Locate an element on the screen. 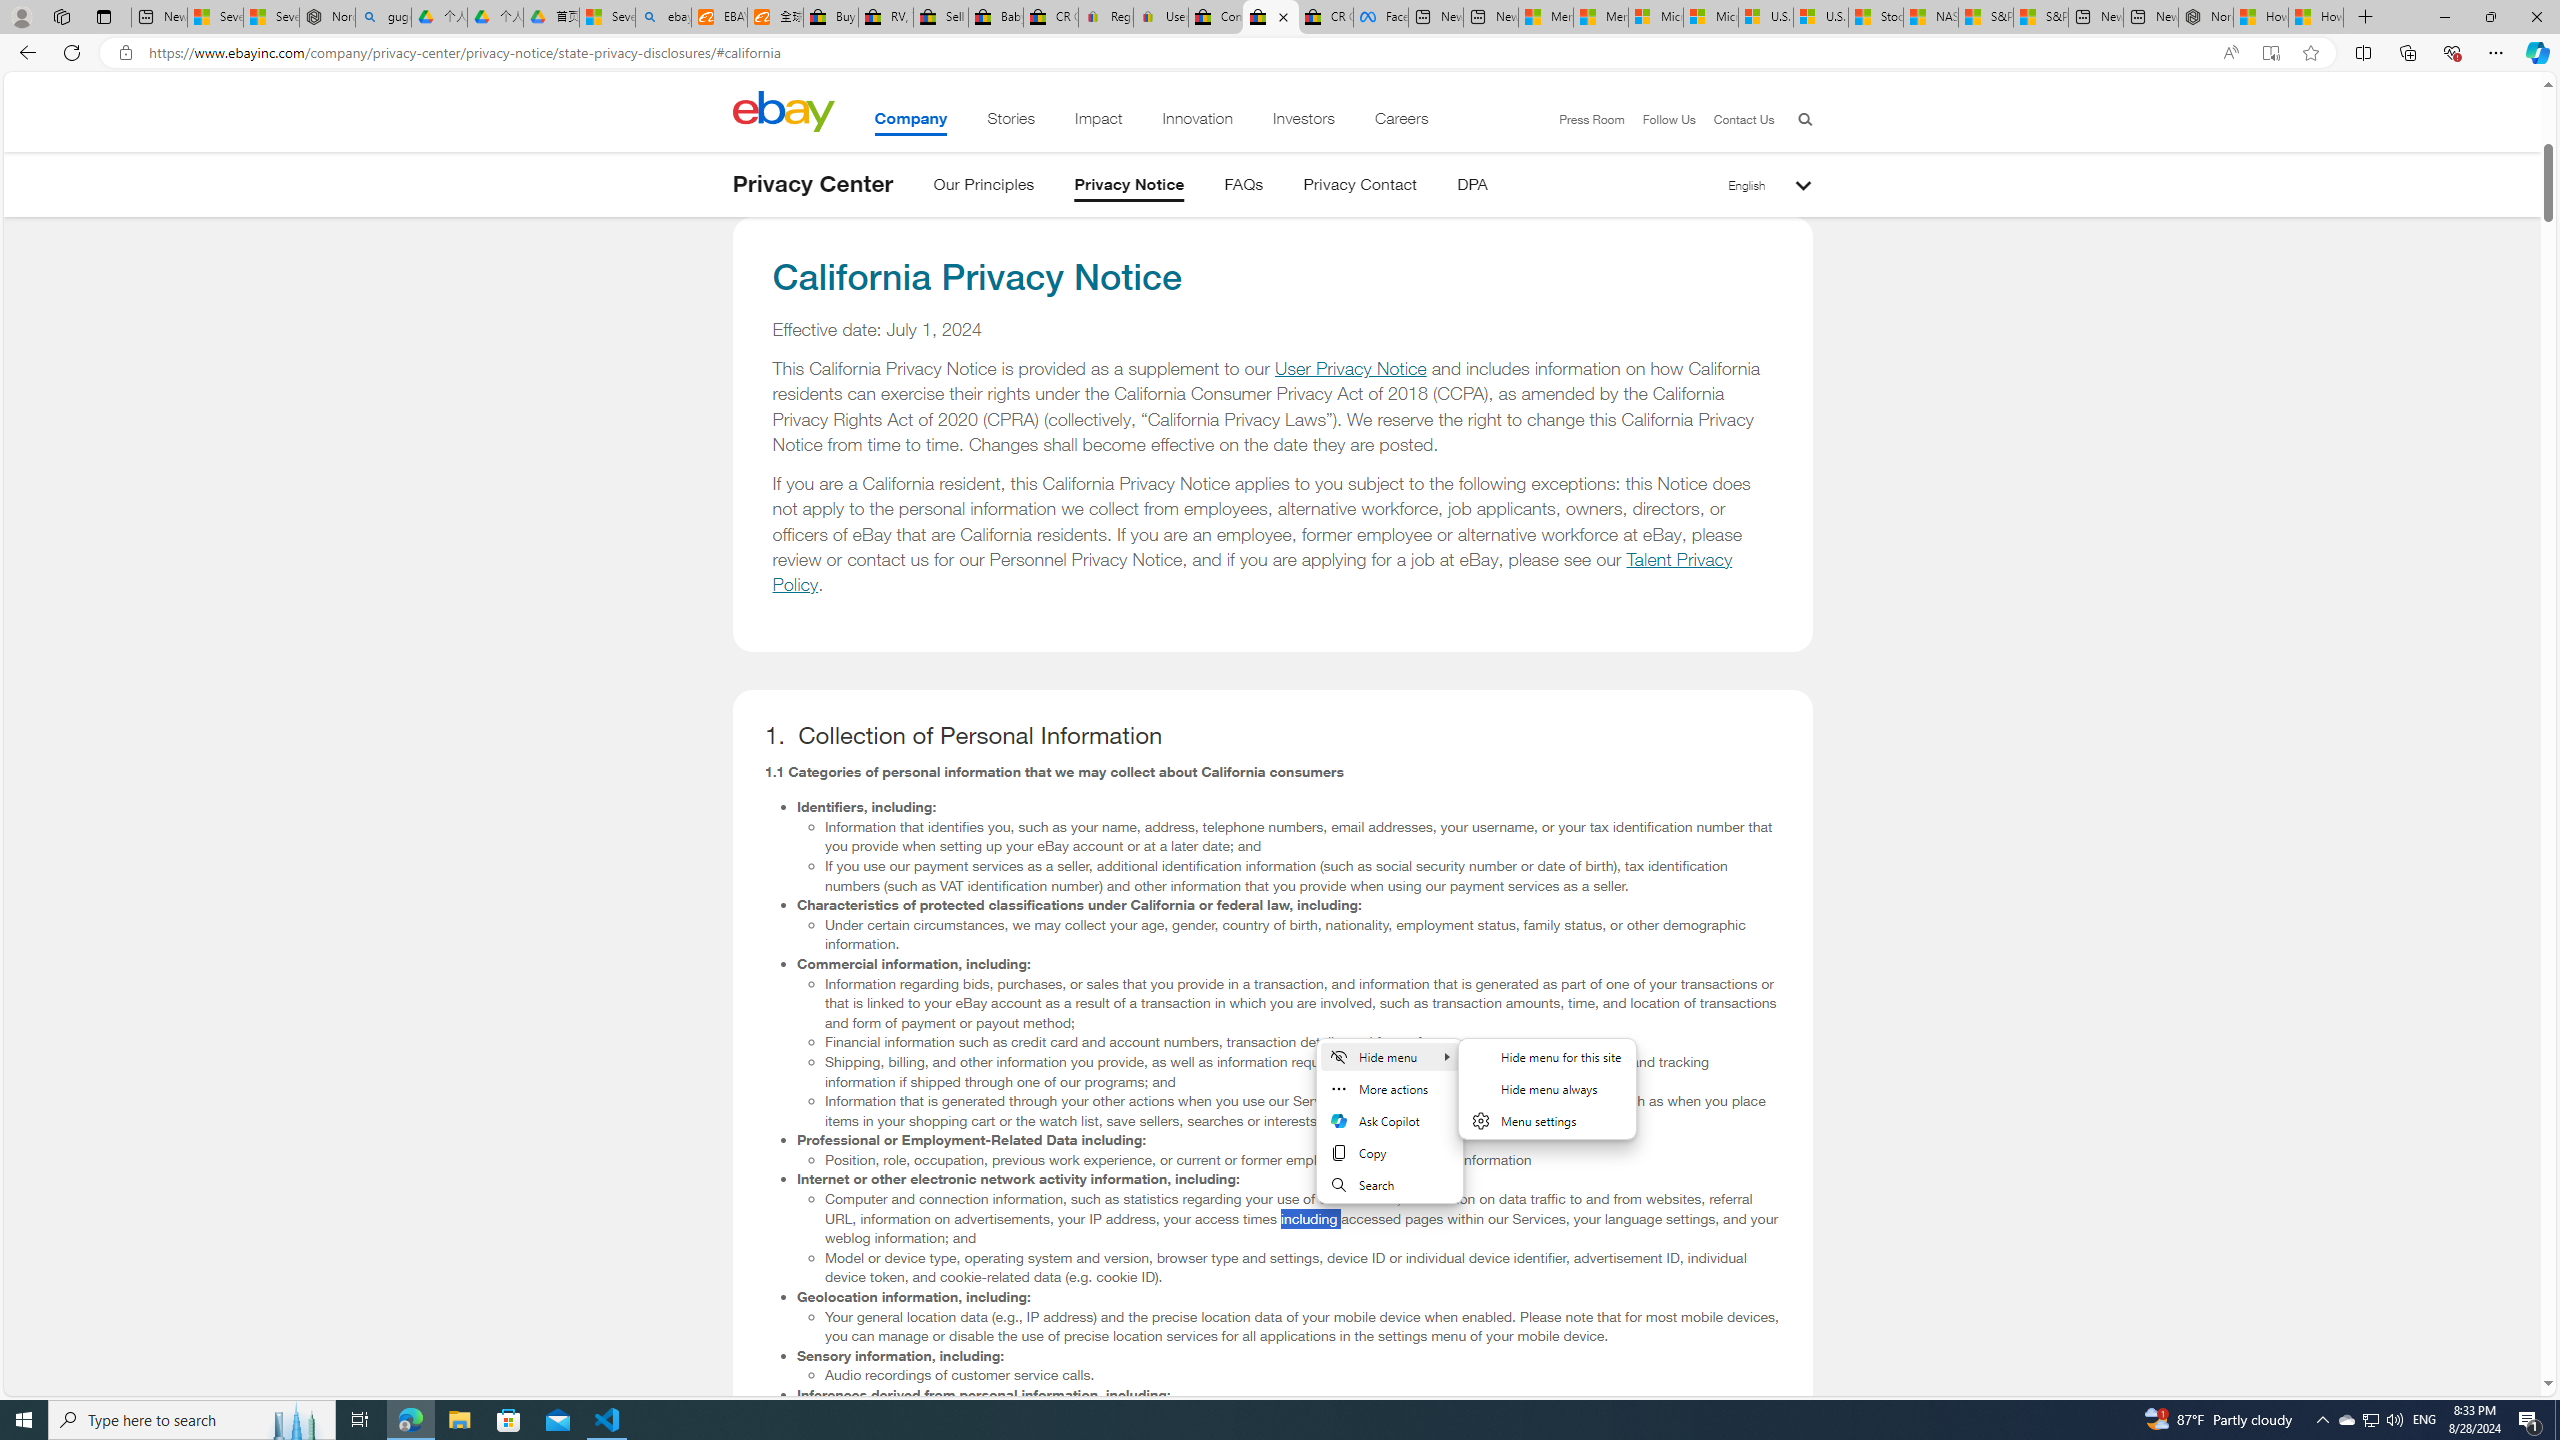  'Privacy Notice' is located at coordinates (1129, 187).